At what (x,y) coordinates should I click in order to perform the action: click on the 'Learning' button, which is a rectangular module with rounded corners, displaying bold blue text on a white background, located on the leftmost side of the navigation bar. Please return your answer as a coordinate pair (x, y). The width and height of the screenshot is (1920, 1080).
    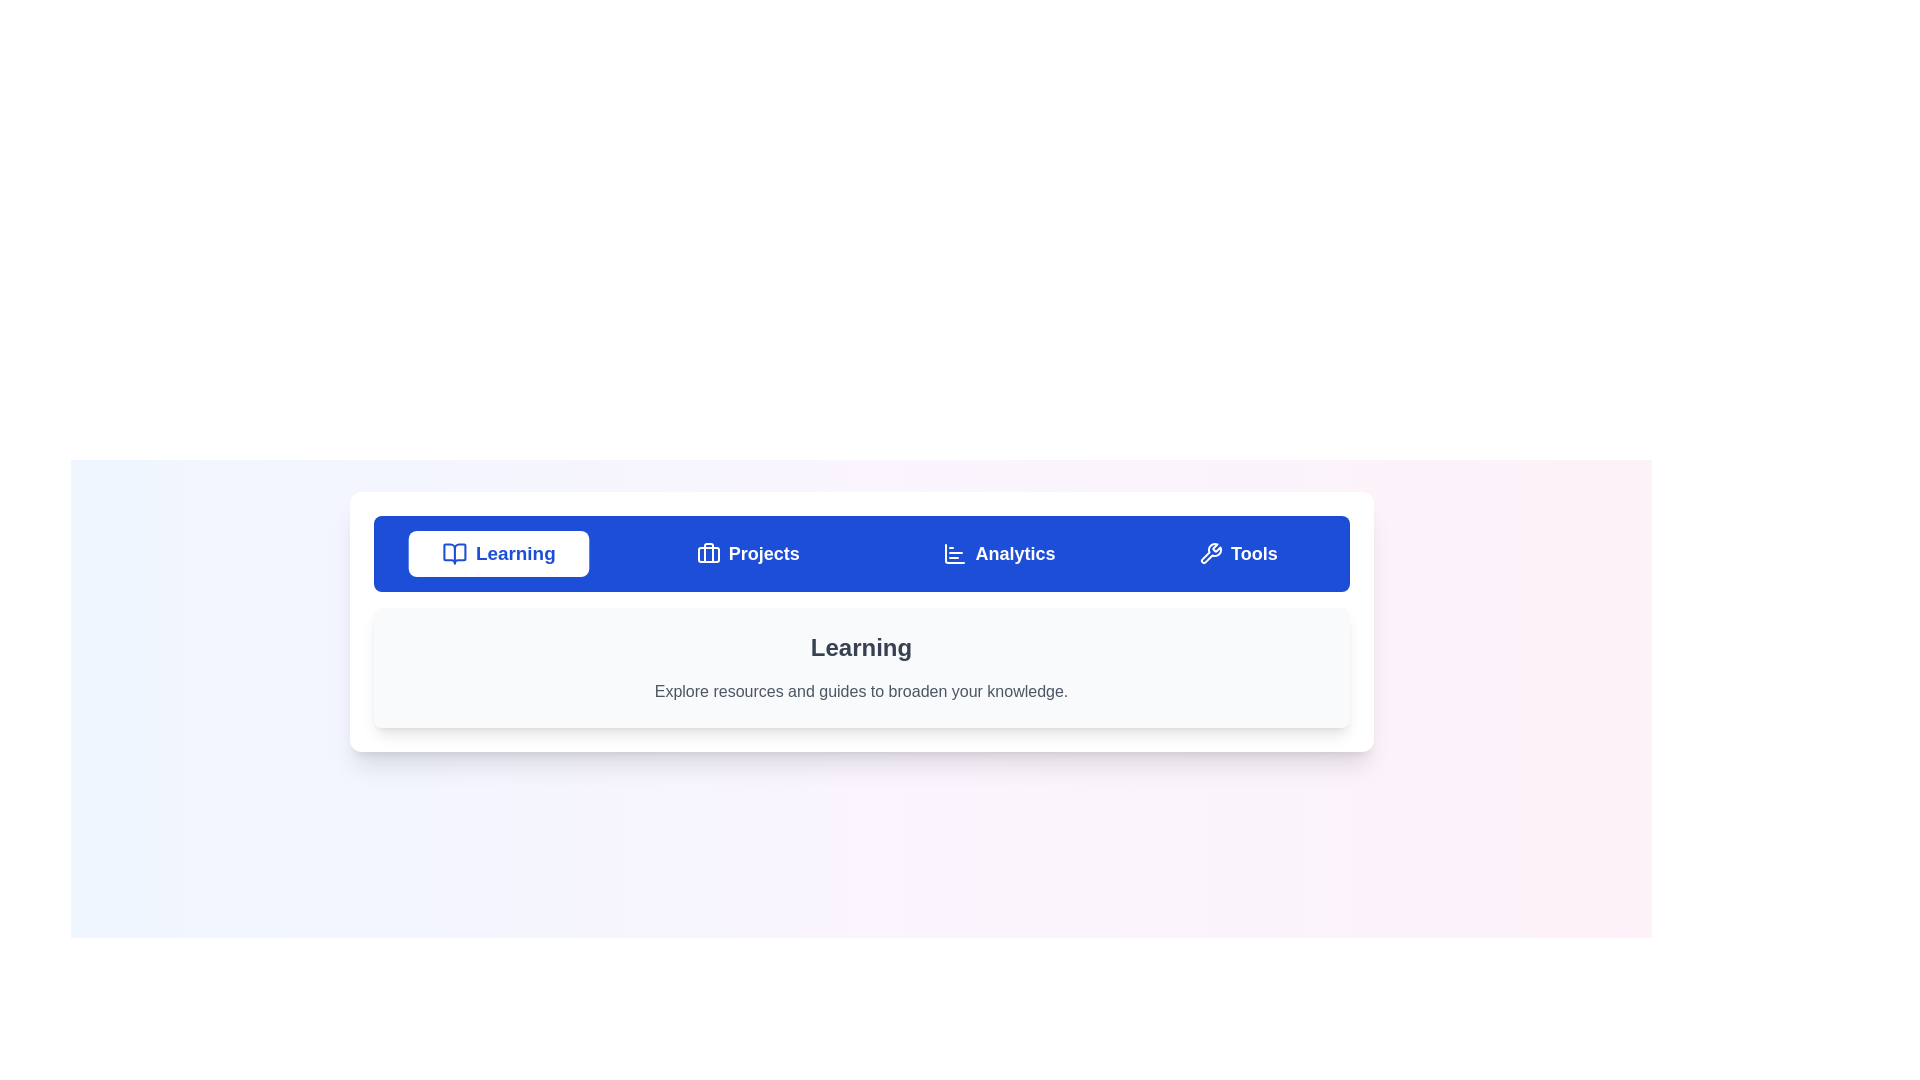
    Looking at the image, I should click on (499, 554).